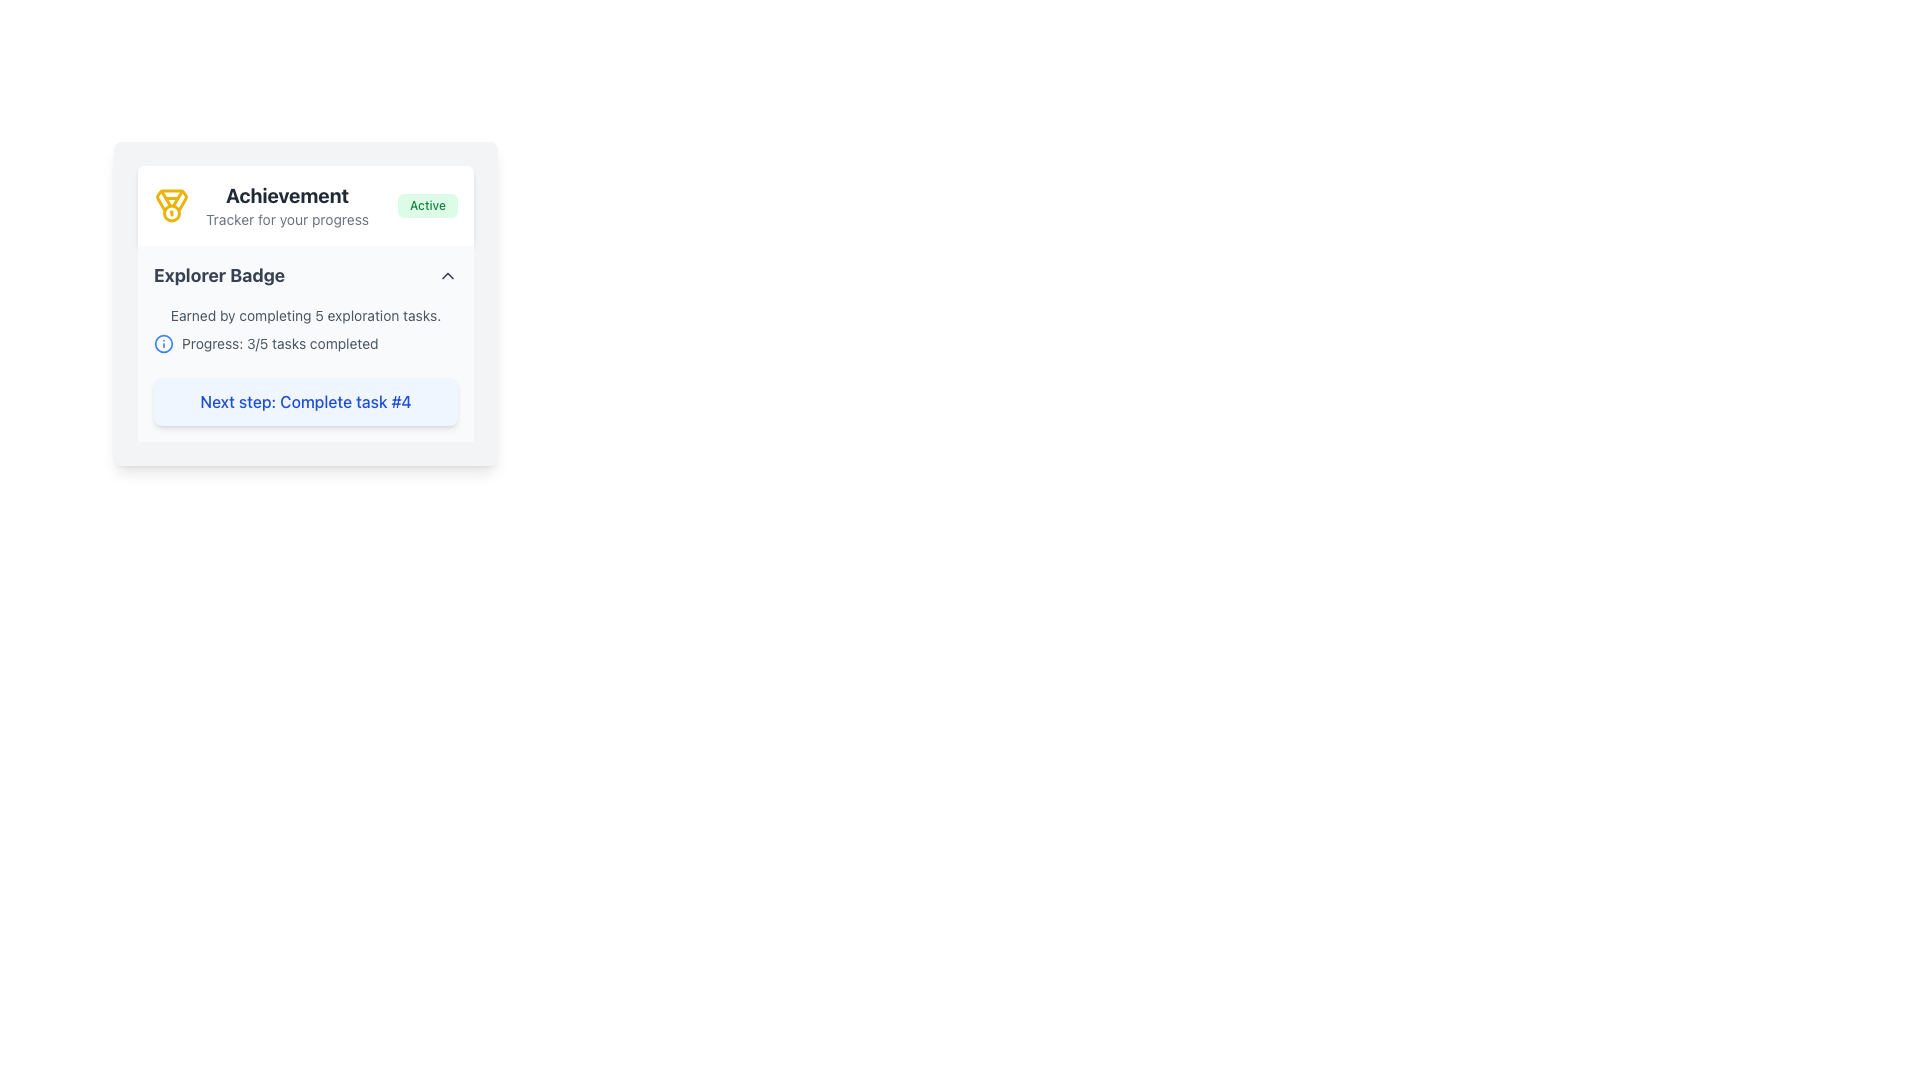  What do you see at coordinates (279, 342) in the screenshot?
I see `text from the Text Label that displays 'Progress: 3/5 tasks completed', which is aligned next to a blue information icon in the 'Explorer Badge' section` at bounding box center [279, 342].